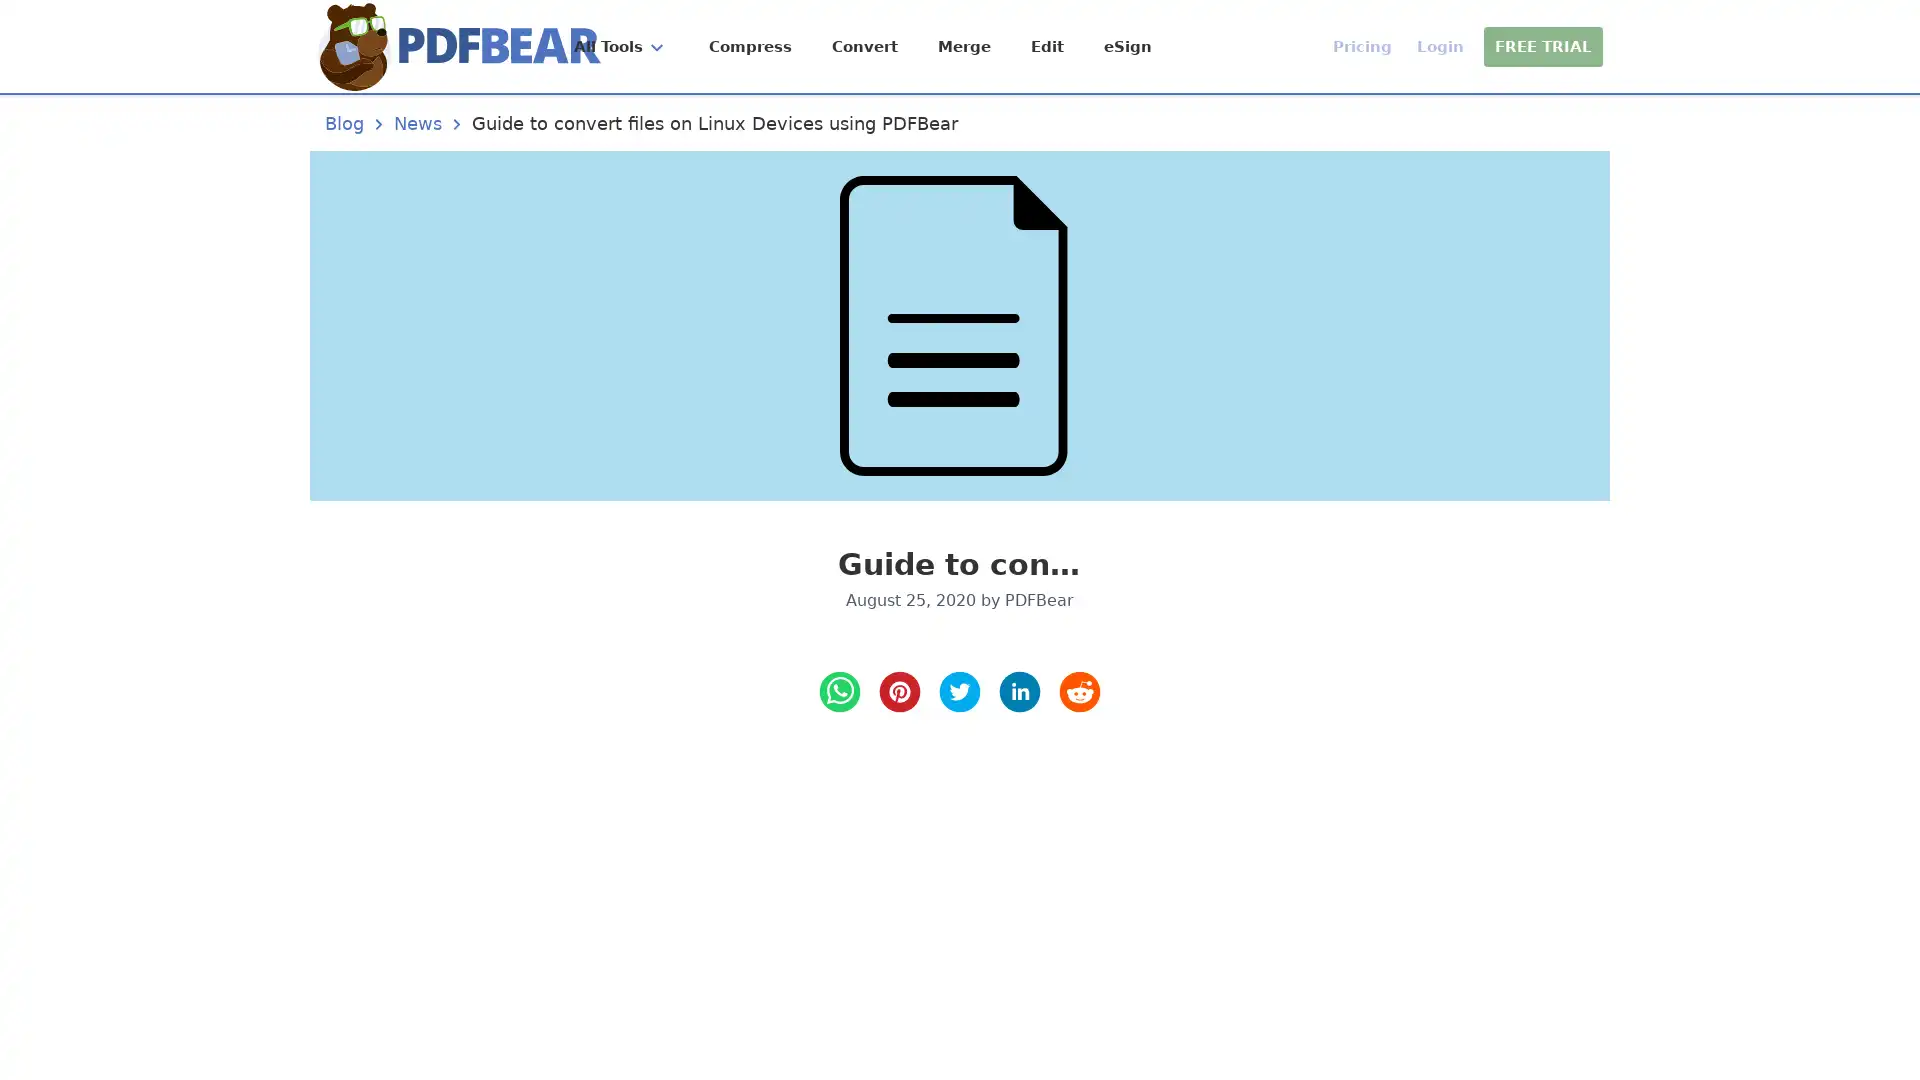  I want to click on Pinterest, so click(899, 690).